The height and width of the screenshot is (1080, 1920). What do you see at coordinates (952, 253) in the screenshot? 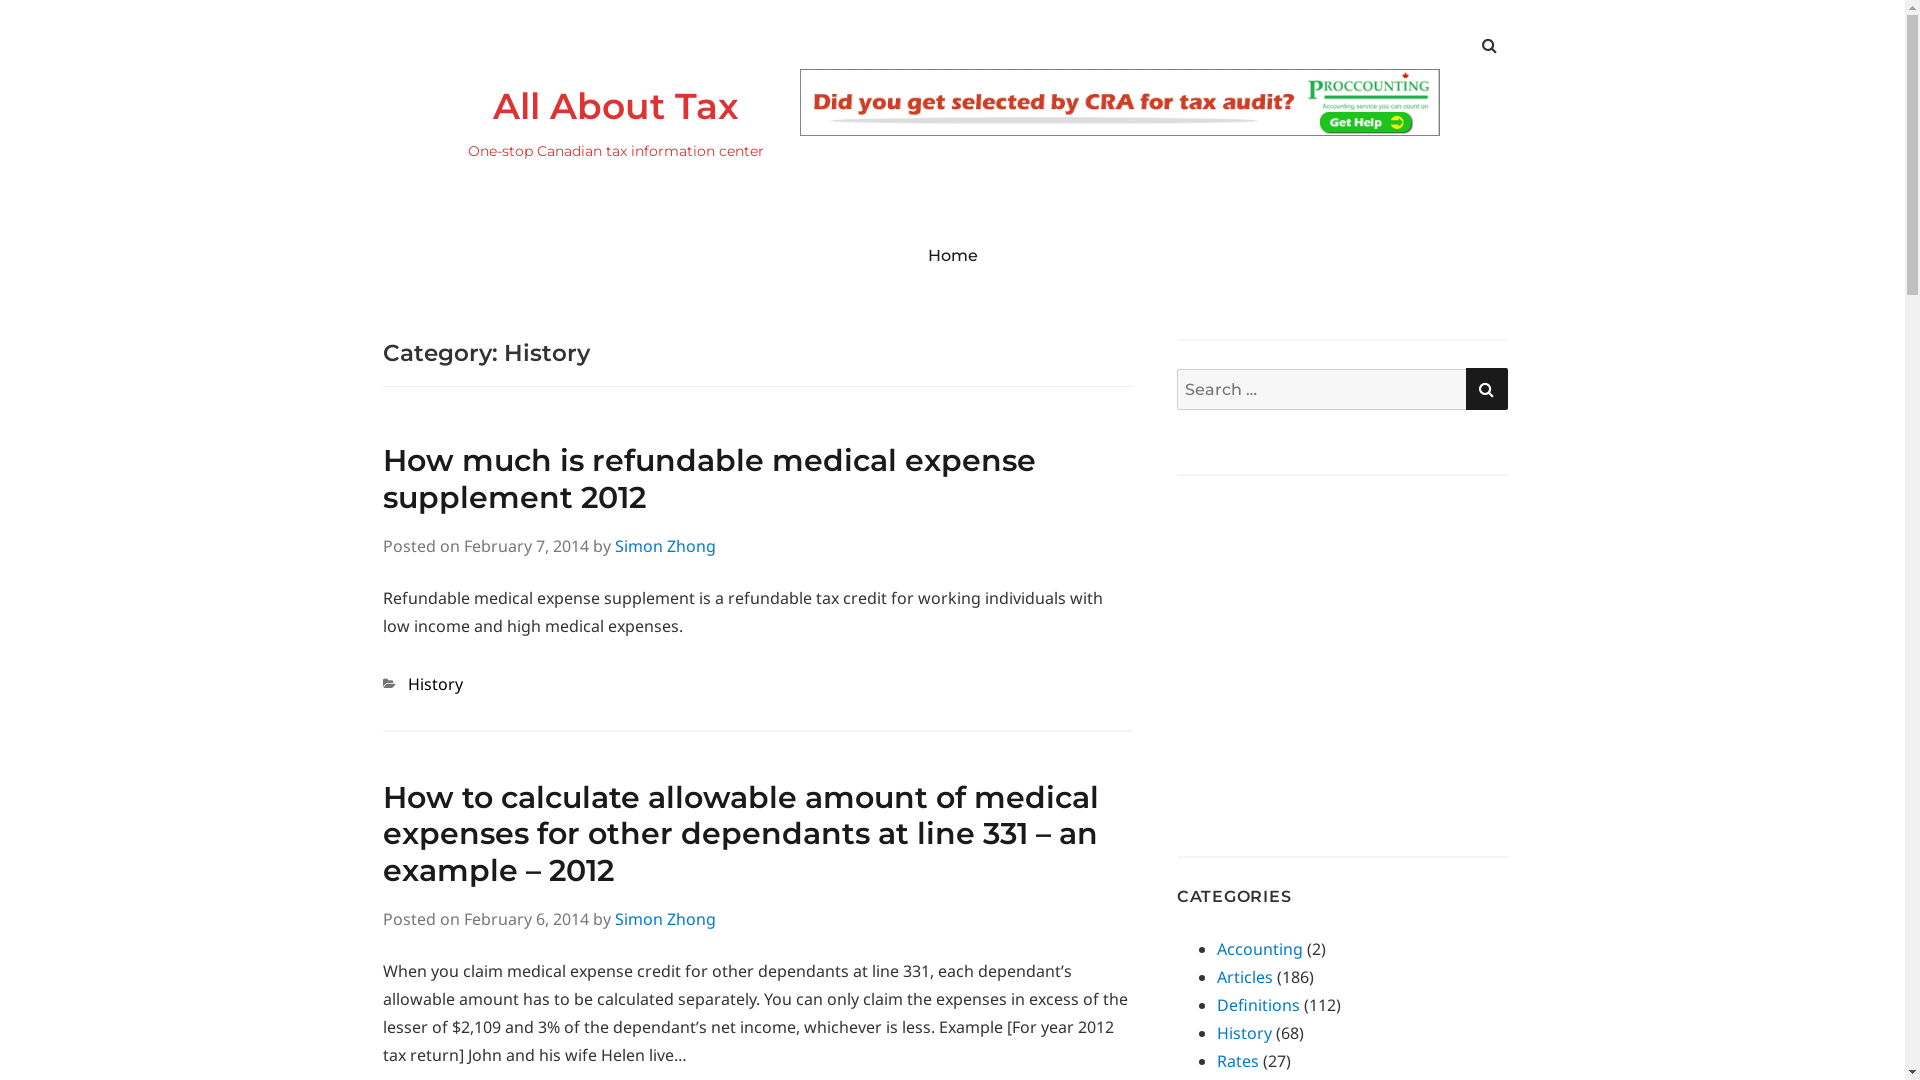
I see `'Home'` at bounding box center [952, 253].